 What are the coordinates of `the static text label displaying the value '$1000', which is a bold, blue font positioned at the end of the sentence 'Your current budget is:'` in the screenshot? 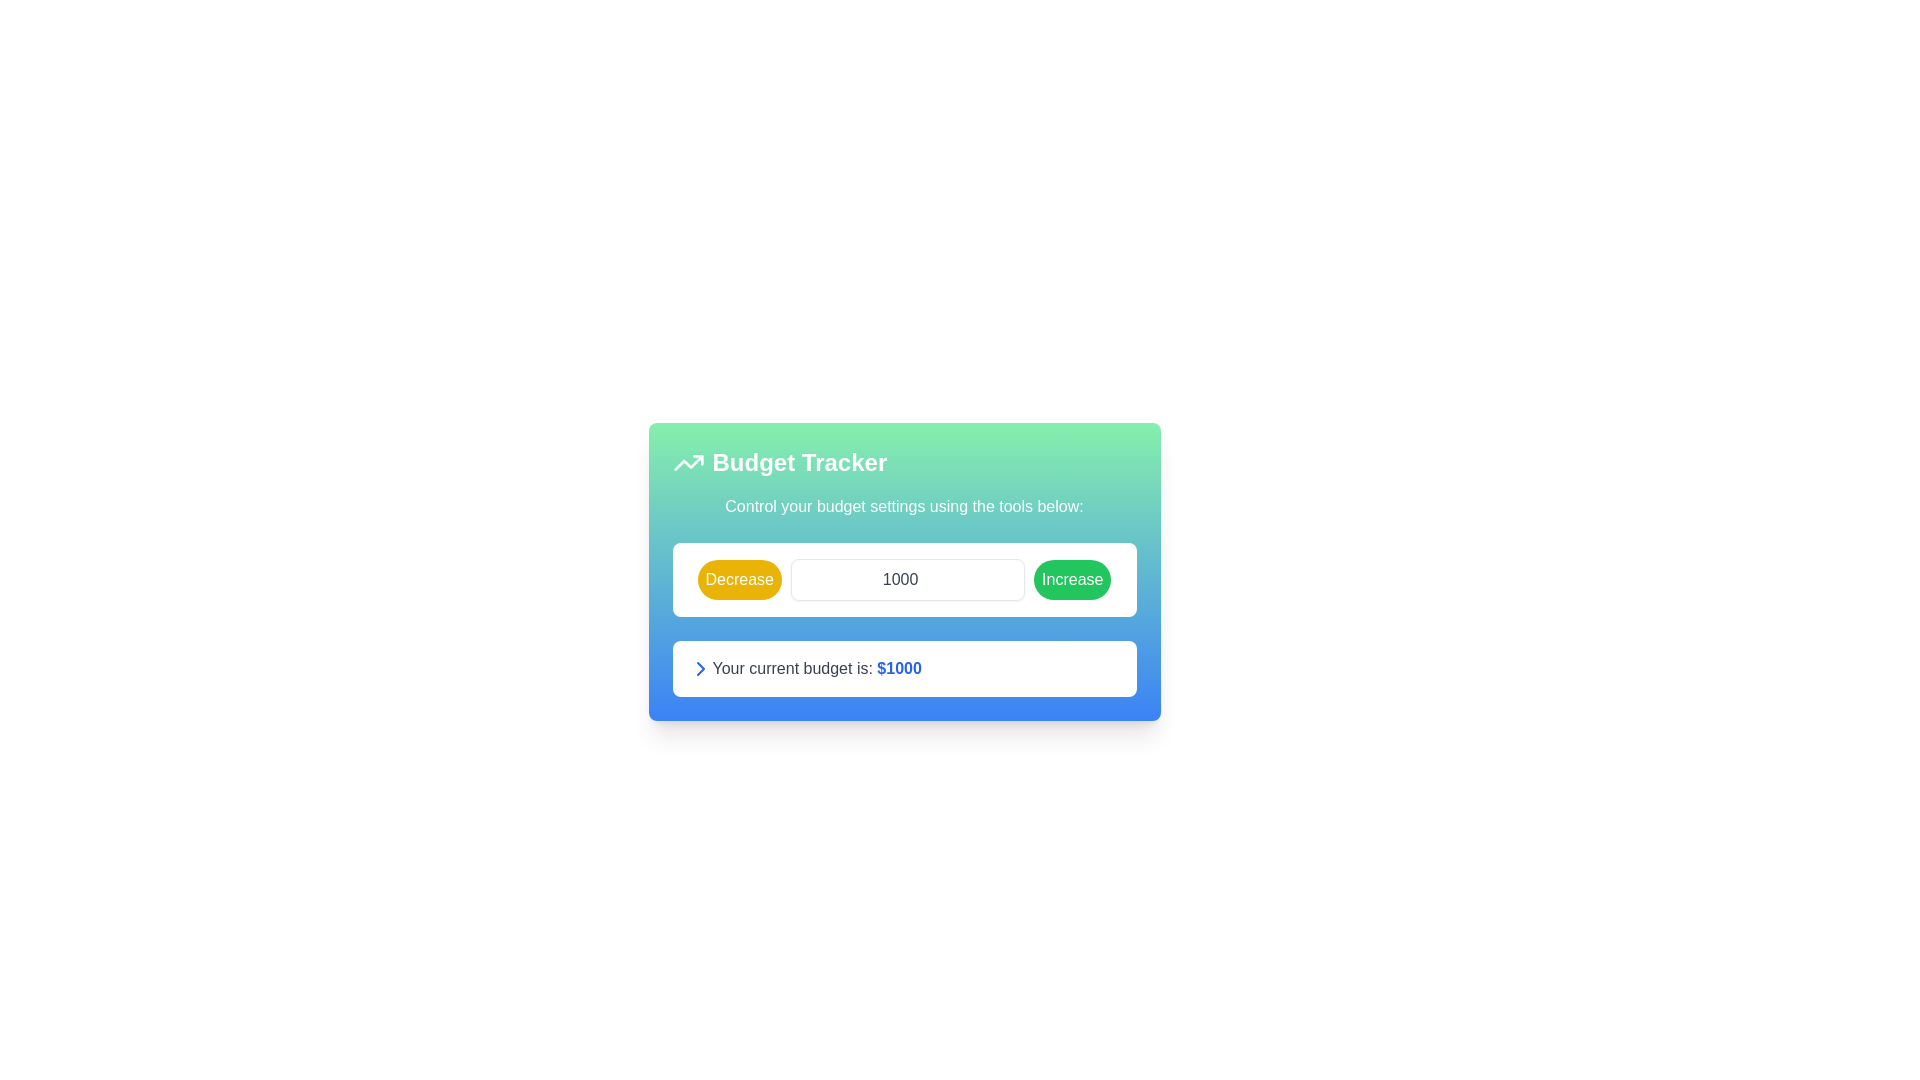 It's located at (898, 668).